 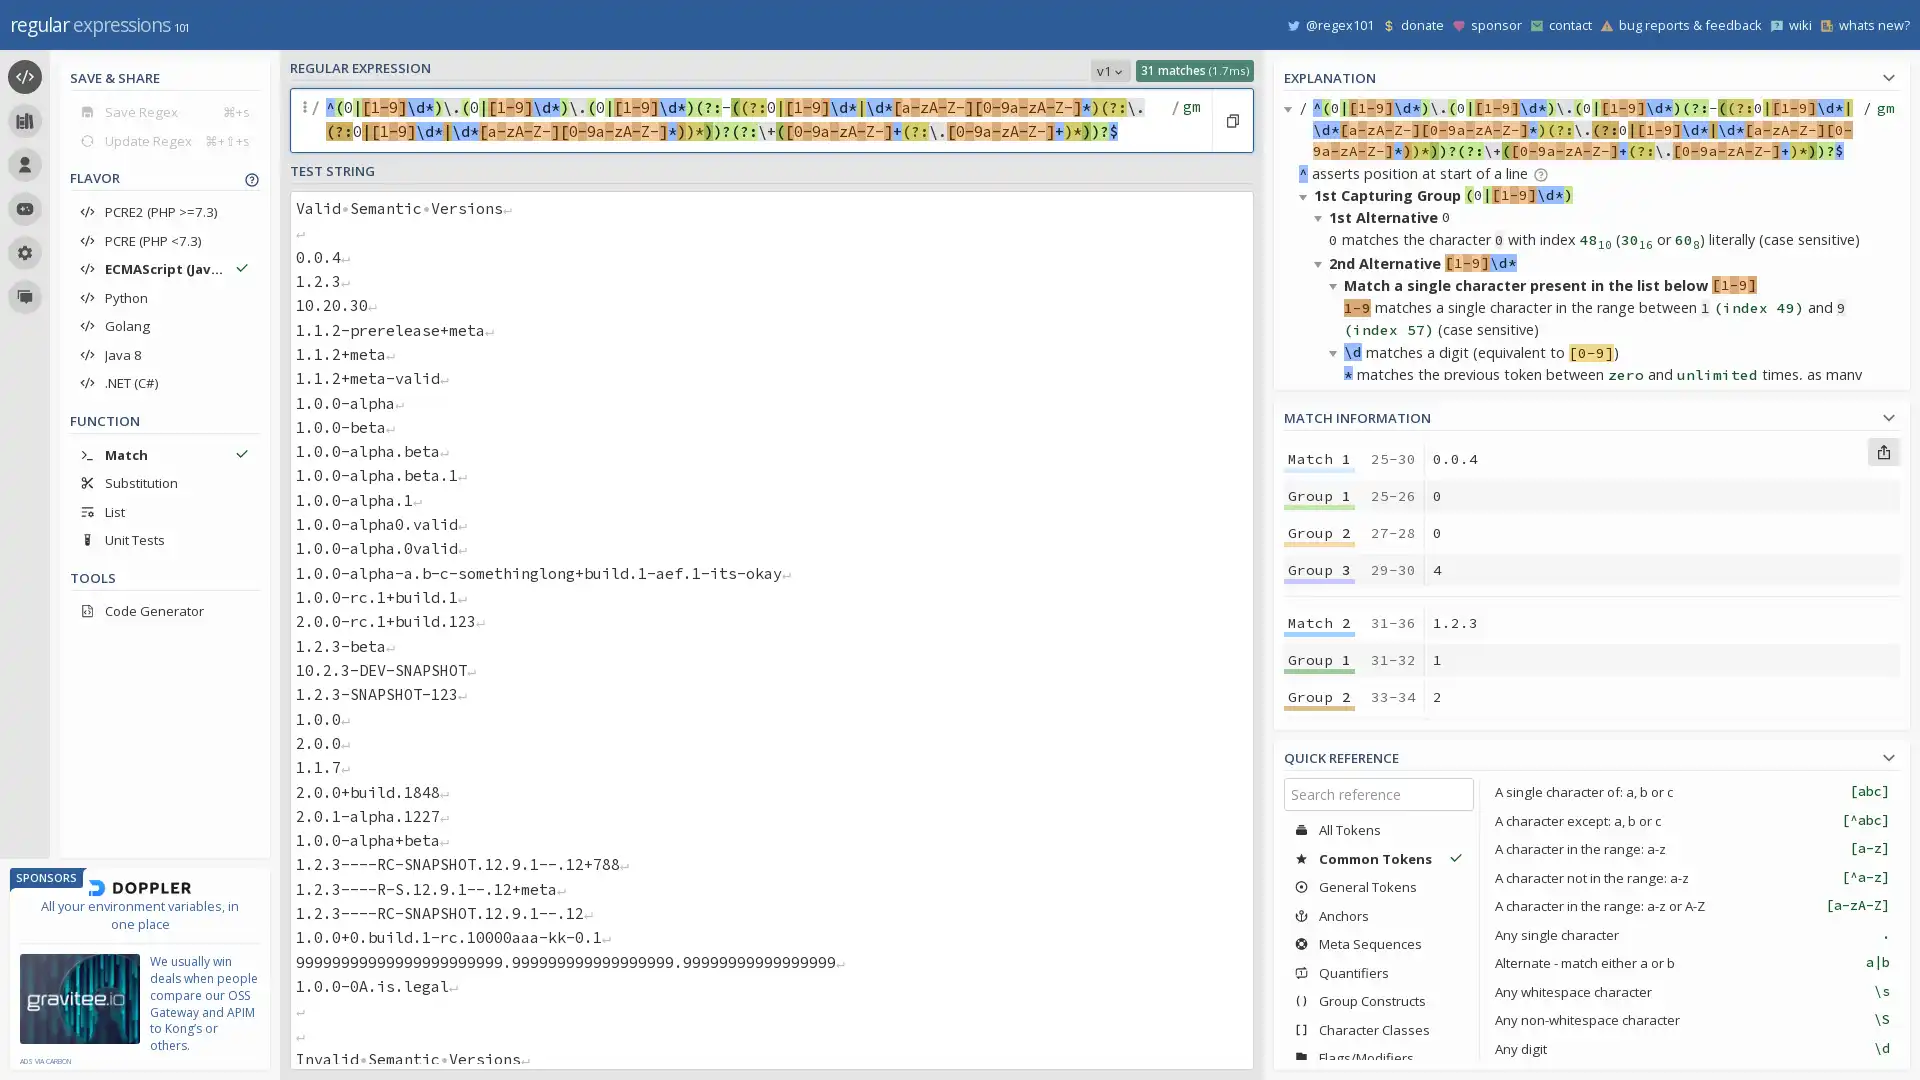 What do you see at coordinates (1319, 622) in the screenshot?
I see `Match 2` at bounding box center [1319, 622].